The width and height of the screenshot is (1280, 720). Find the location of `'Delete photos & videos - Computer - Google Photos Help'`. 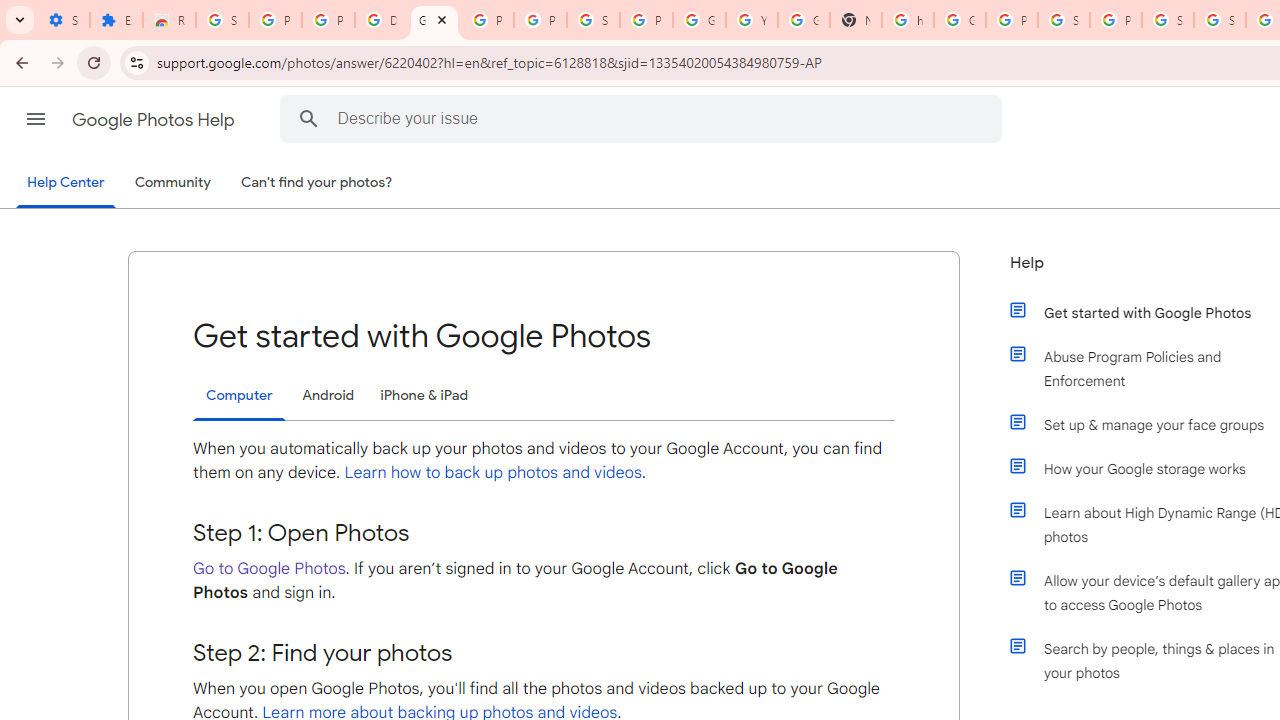

'Delete photos & videos - Computer - Google Photos Help' is located at coordinates (381, 20).